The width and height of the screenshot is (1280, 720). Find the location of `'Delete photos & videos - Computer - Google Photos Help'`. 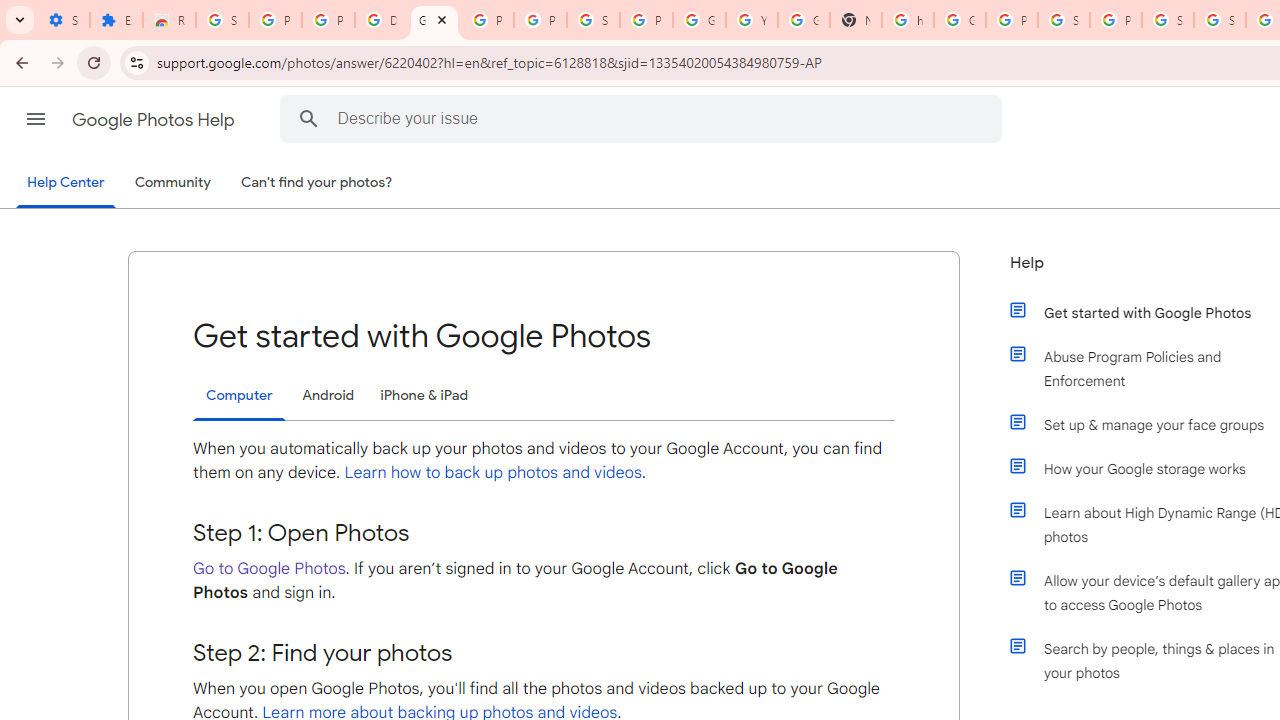

'Delete photos & videos - Computer - Google Photos Help' is located at coordinates (381, 20).